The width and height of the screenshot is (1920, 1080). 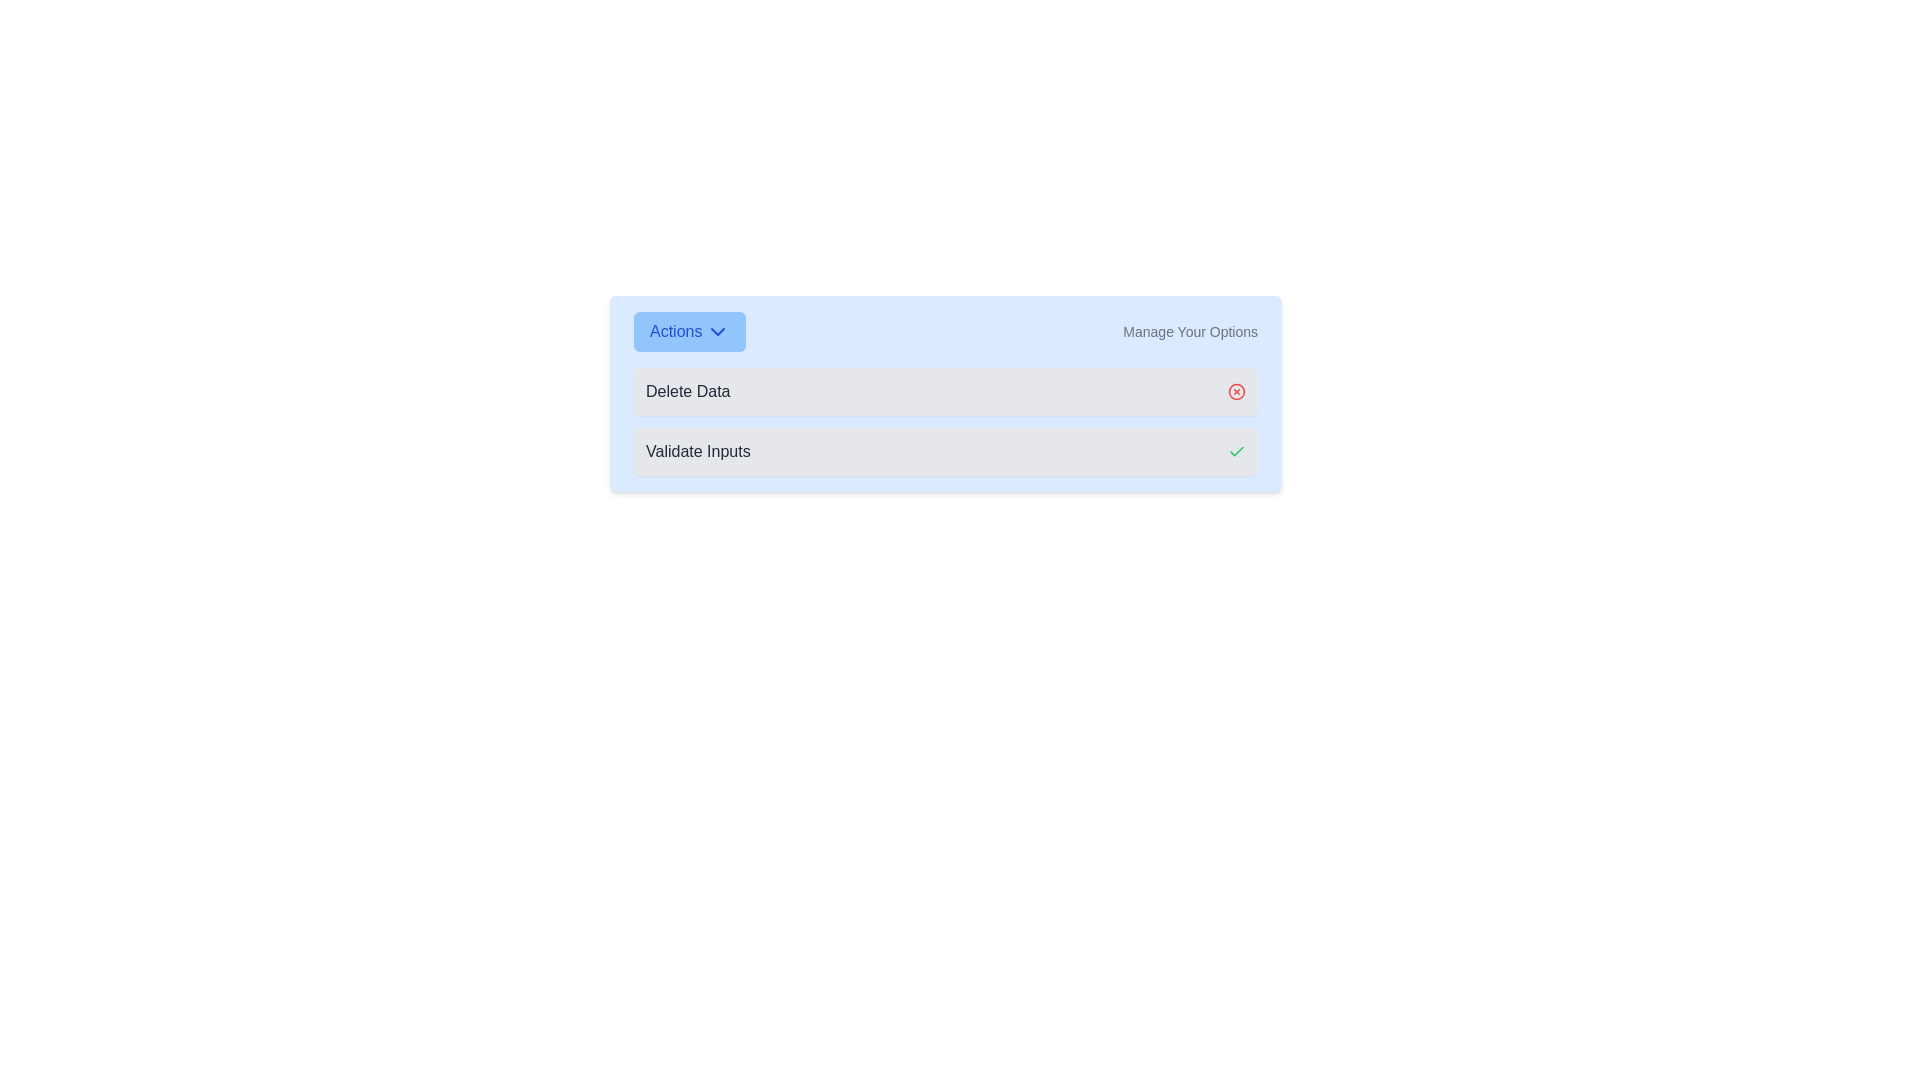 What do you see at coordinates (1236, 392) in the screenshot?
I see `the red circular 'X' button to confirm the deletion, which is located at the far right of the 'Delete Data' section in the control panel` at bounding box center [1236, 392].